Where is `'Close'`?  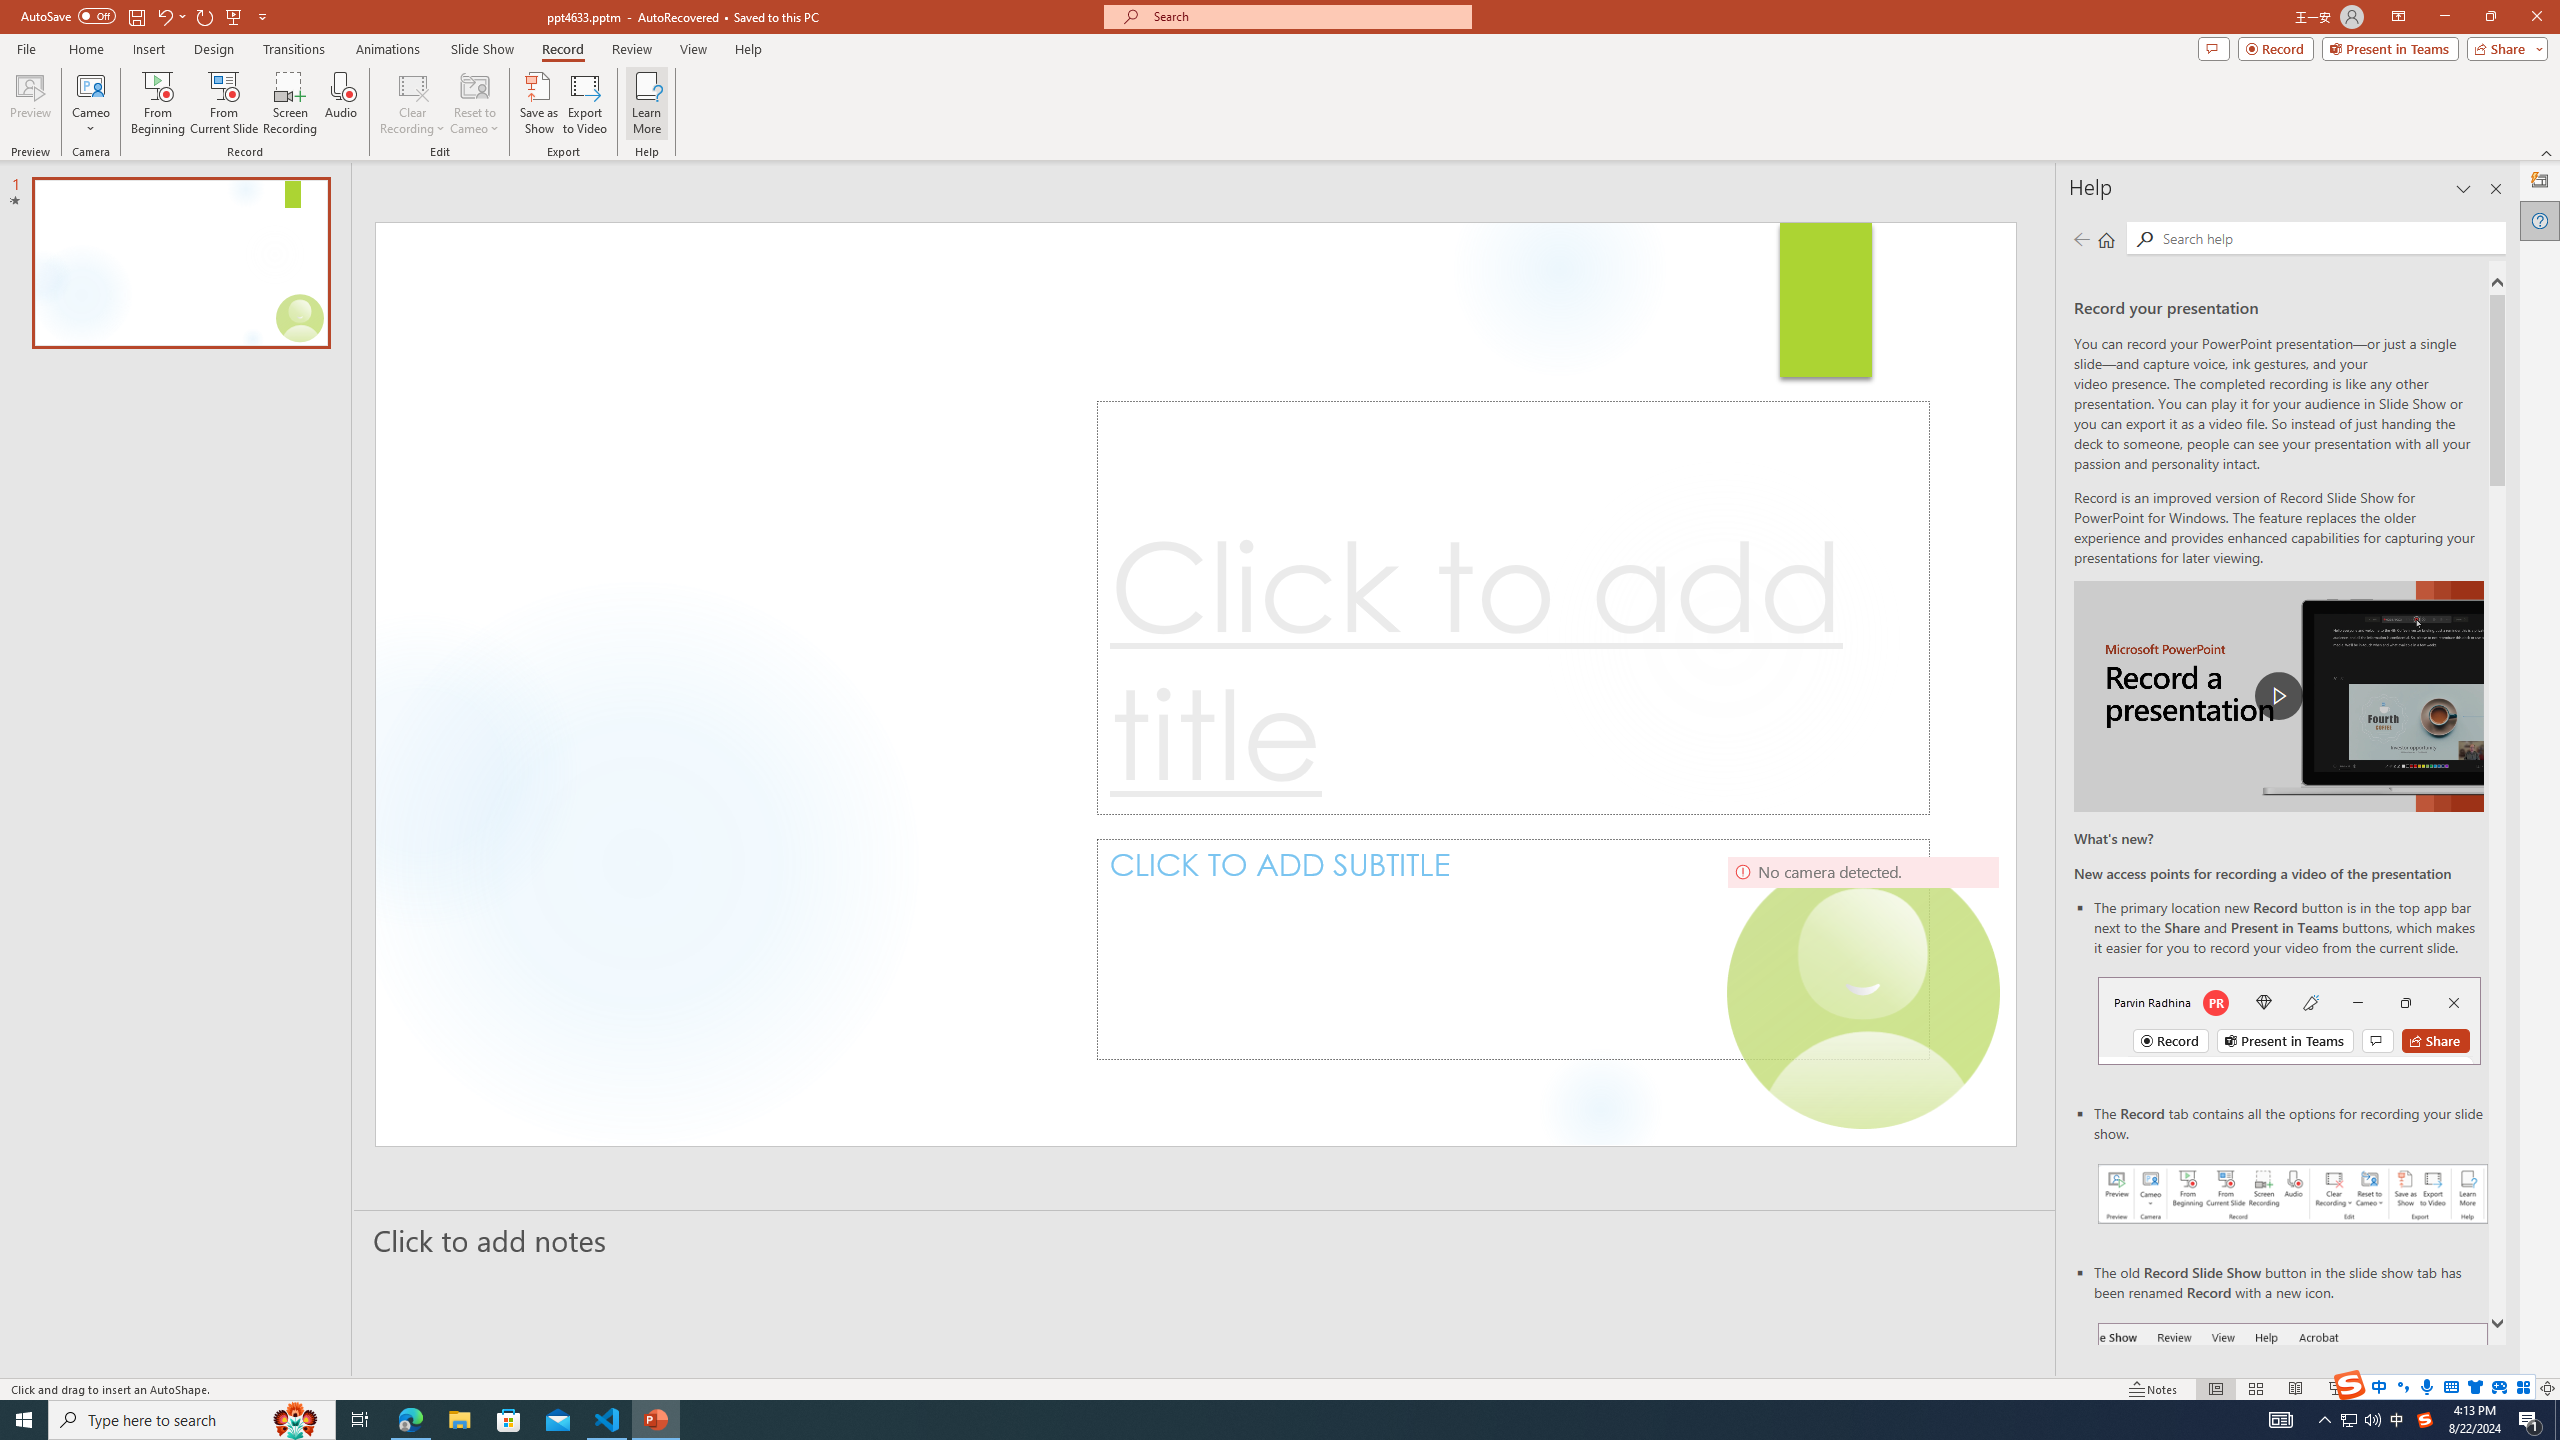 'Close' is located at coordinates (2535, 16).